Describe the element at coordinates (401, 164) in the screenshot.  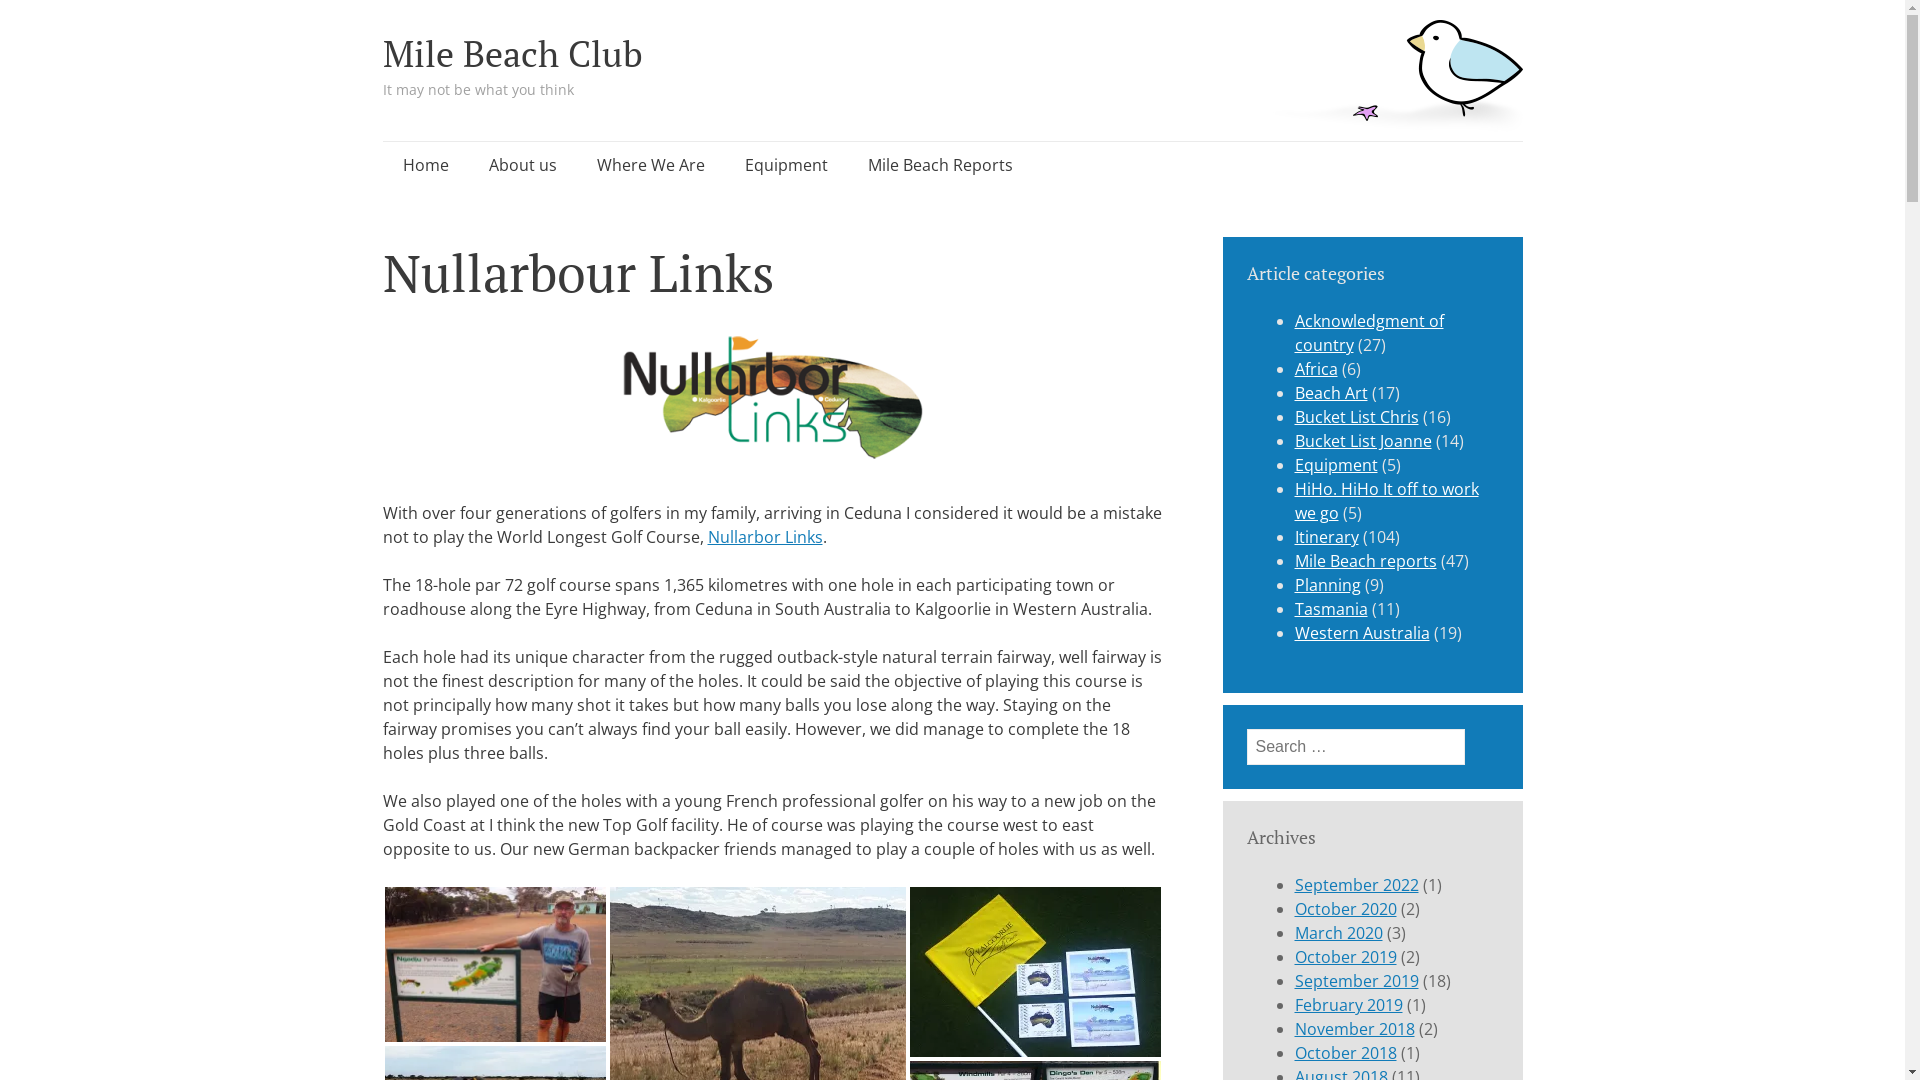
I see `'Skip to content'` at that location.